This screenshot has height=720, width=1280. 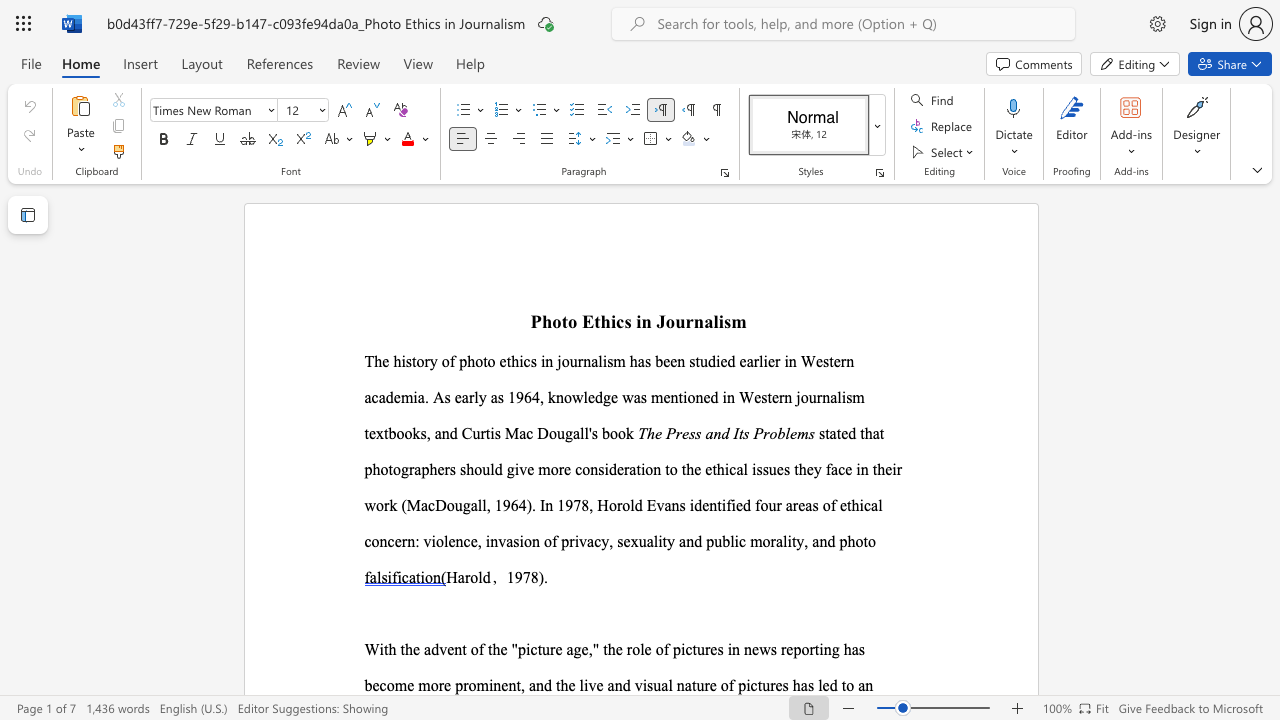 What do you see at coordinates (689, 320) in the screenshot?
I see `the 1th character "r" in the text` at bounding box center [689, 320].